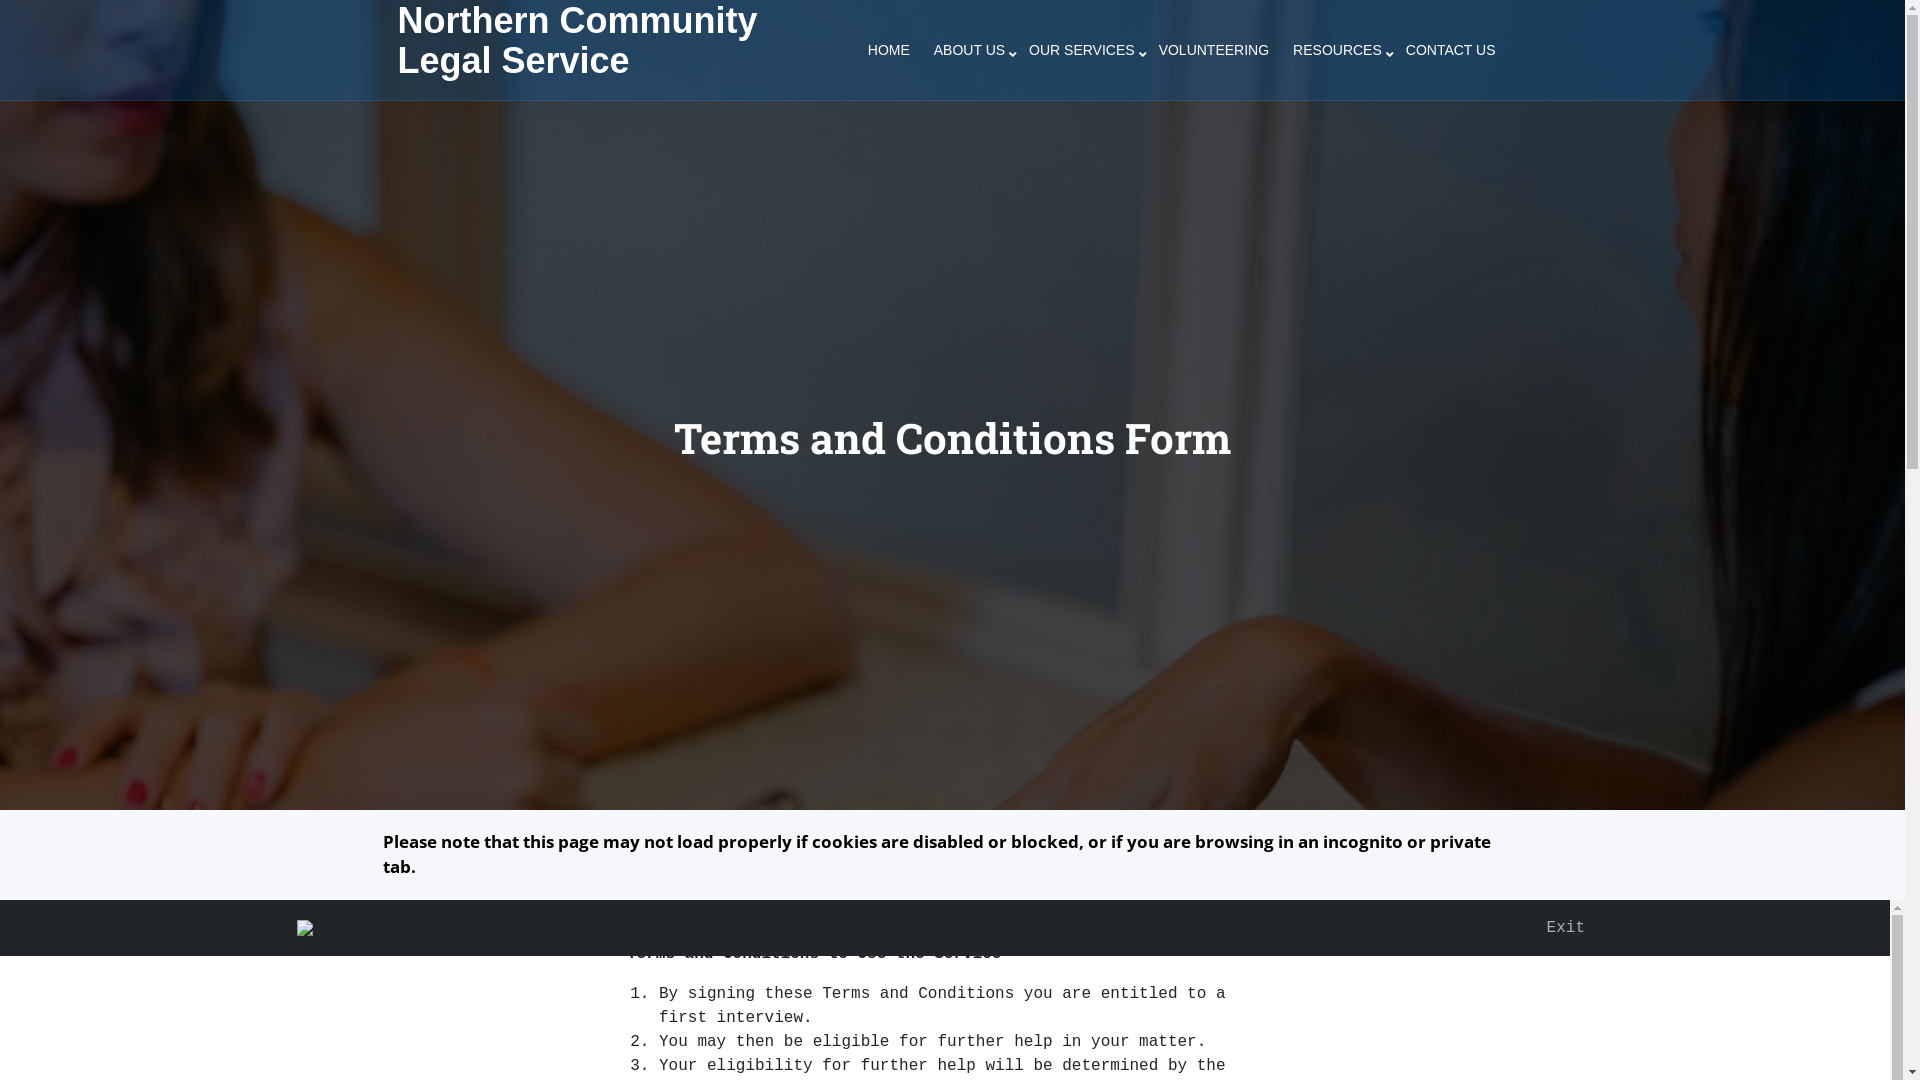 The height and width of the screenshot is (1080, 1920). I want to click on 'CONTACT US', so click(1450, 49).